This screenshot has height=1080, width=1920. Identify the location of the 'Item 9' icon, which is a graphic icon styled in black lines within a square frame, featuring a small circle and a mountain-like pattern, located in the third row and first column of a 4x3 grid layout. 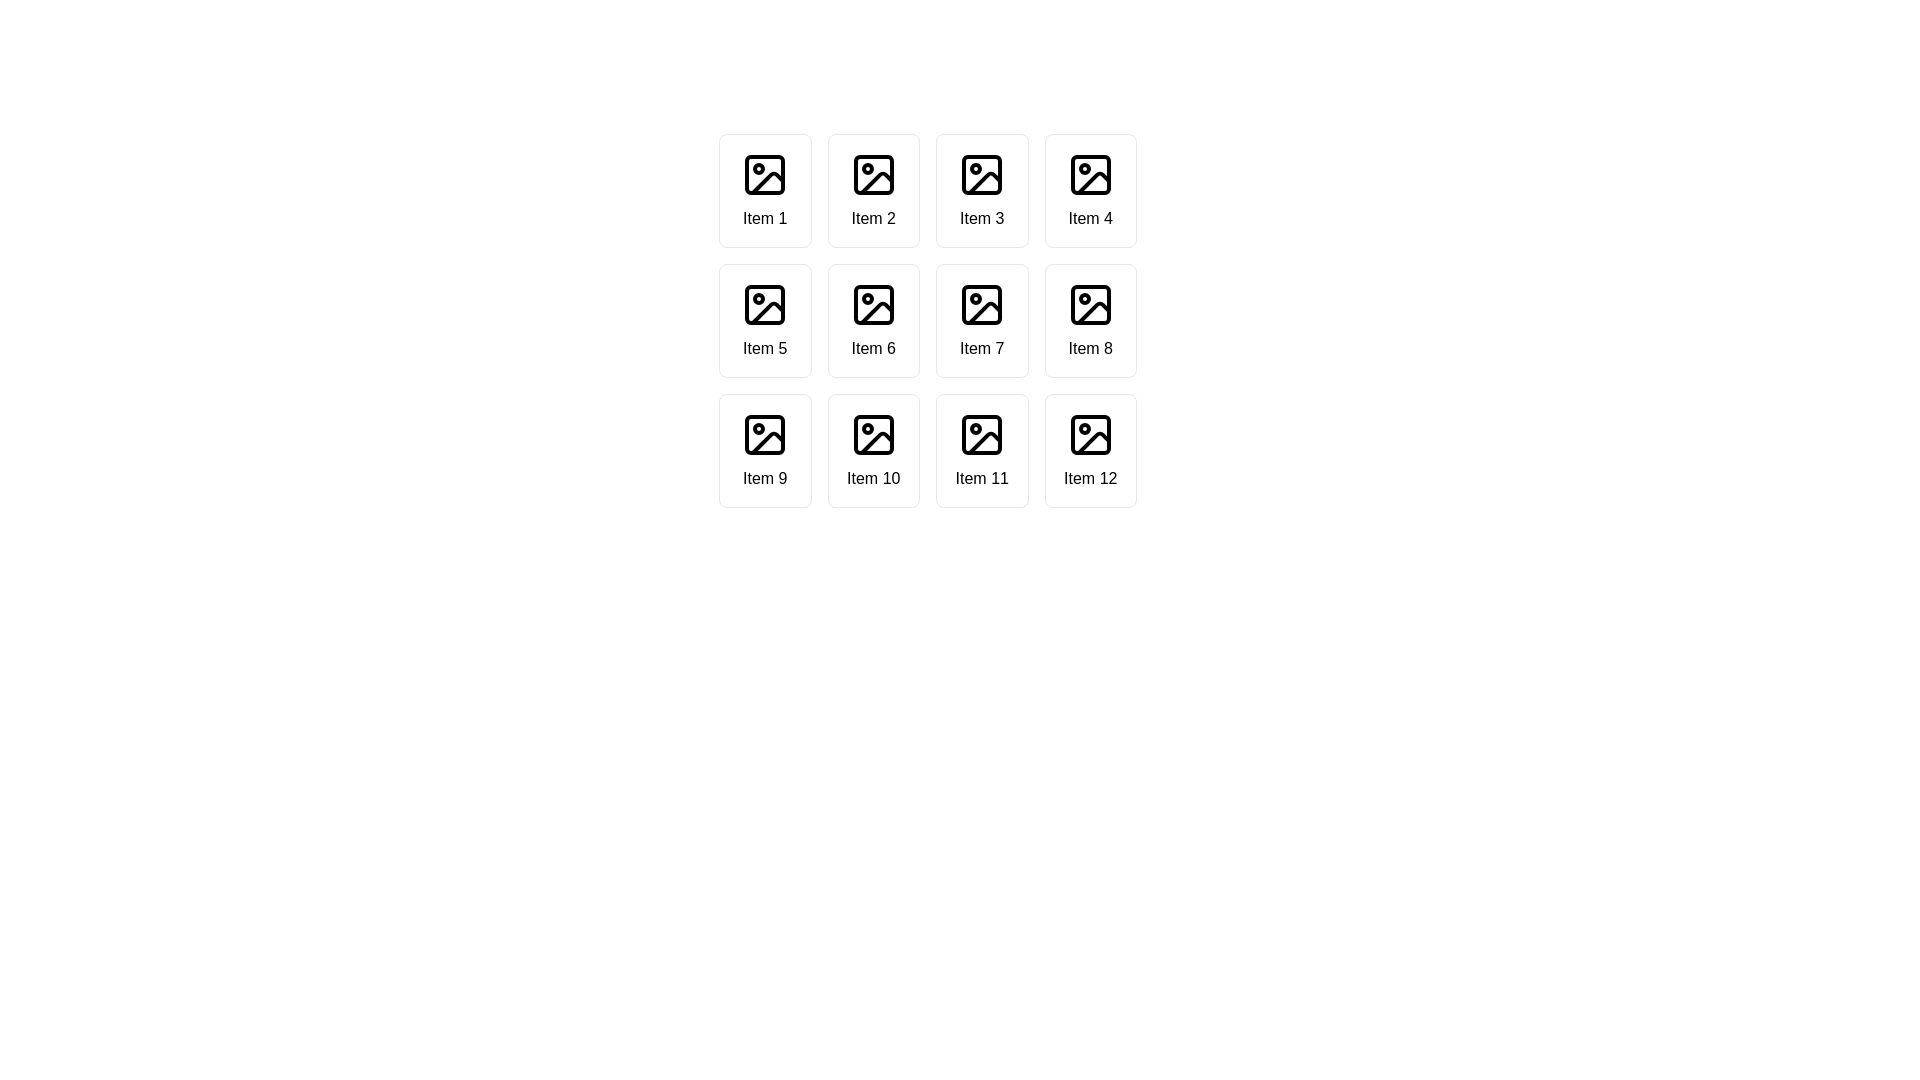
(764, 434).